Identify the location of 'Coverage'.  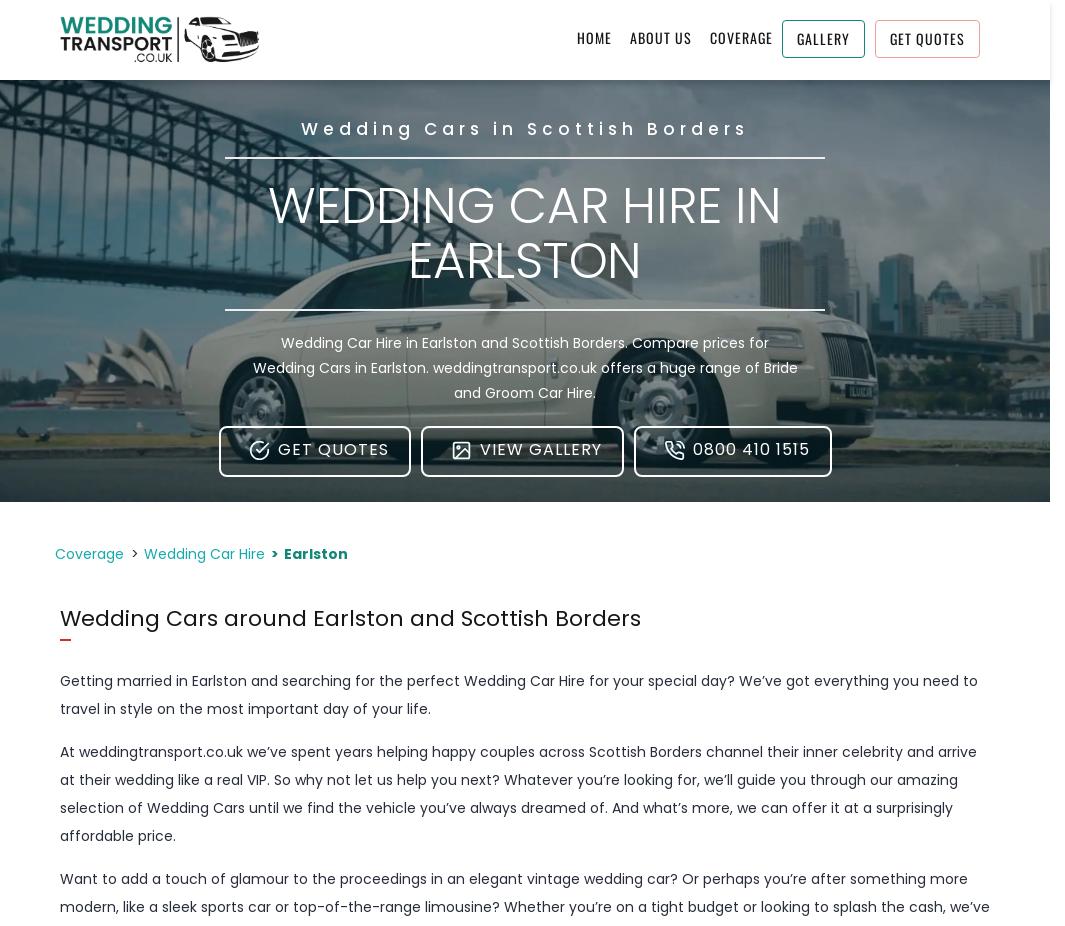
(88, 553).